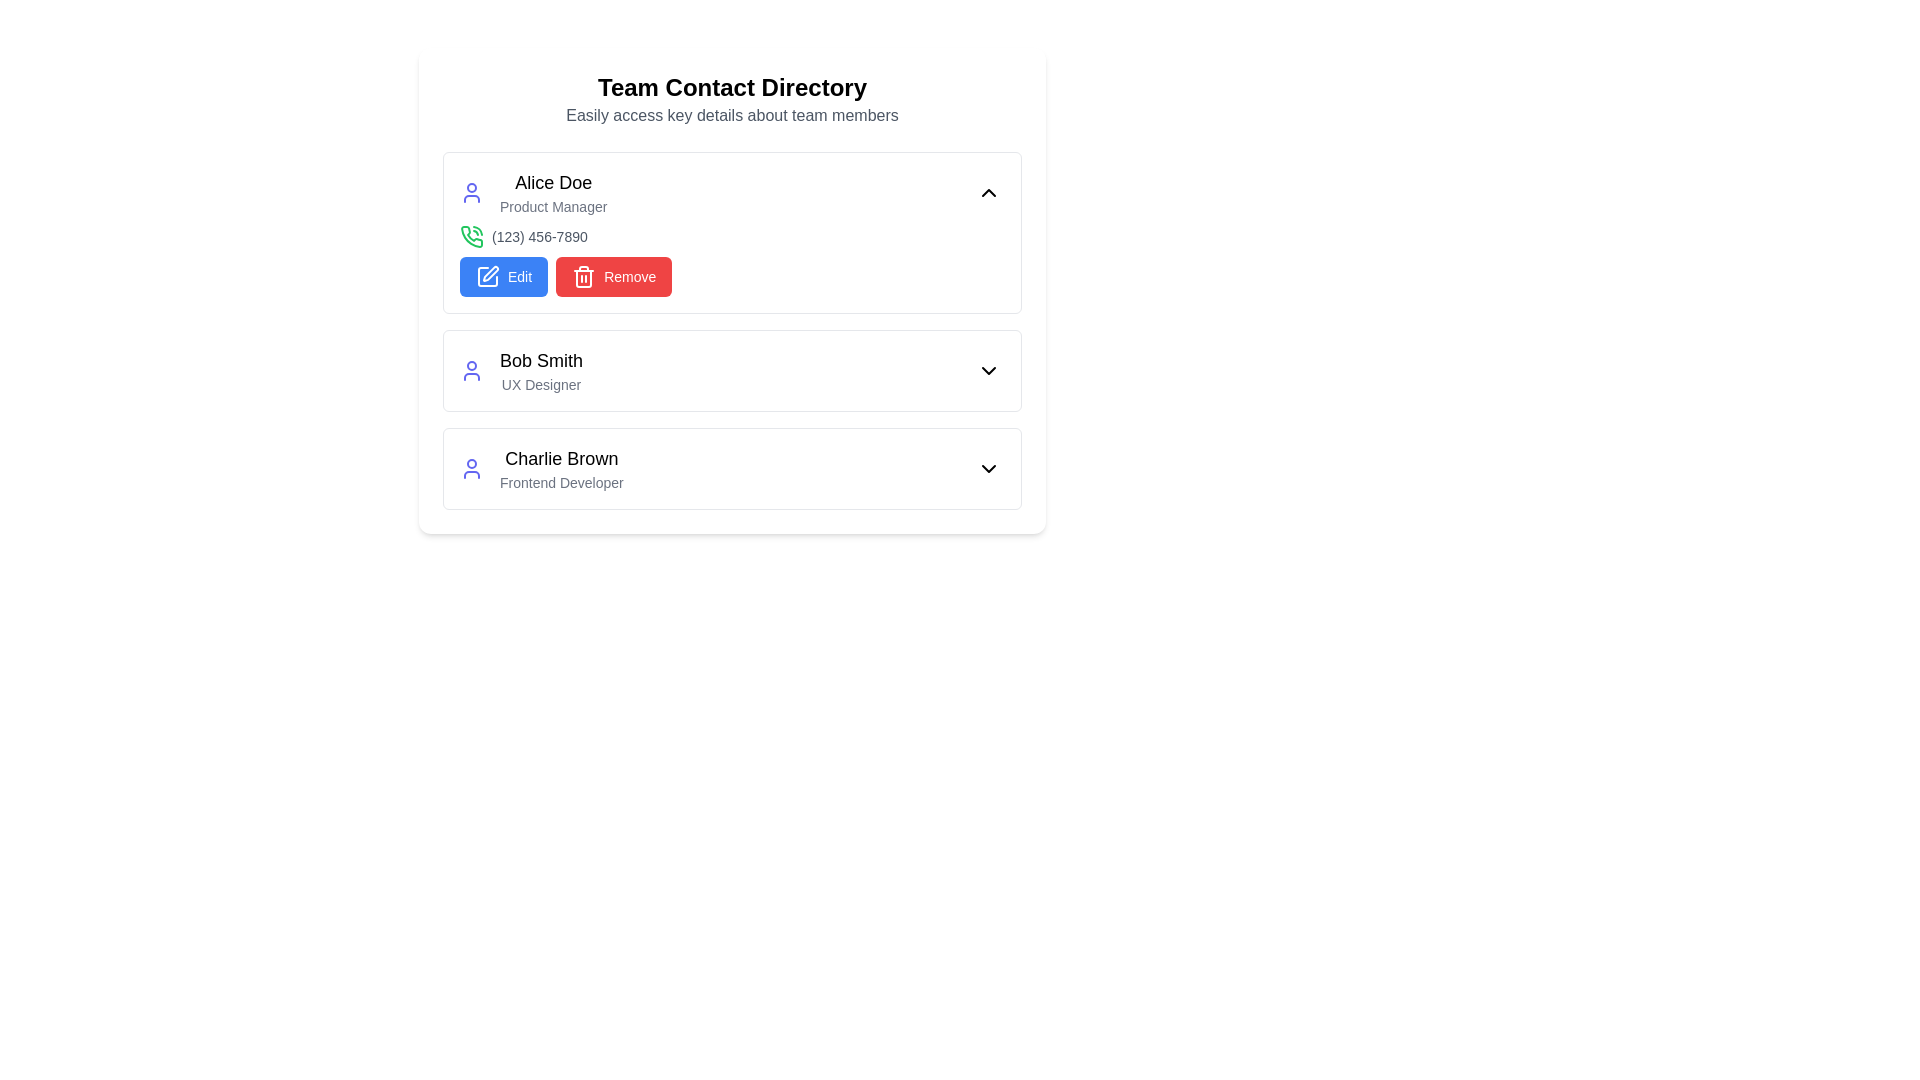  Describe the element at coordinates (988, 370) in the screenshot. I see `the chevron icon button` at that location.